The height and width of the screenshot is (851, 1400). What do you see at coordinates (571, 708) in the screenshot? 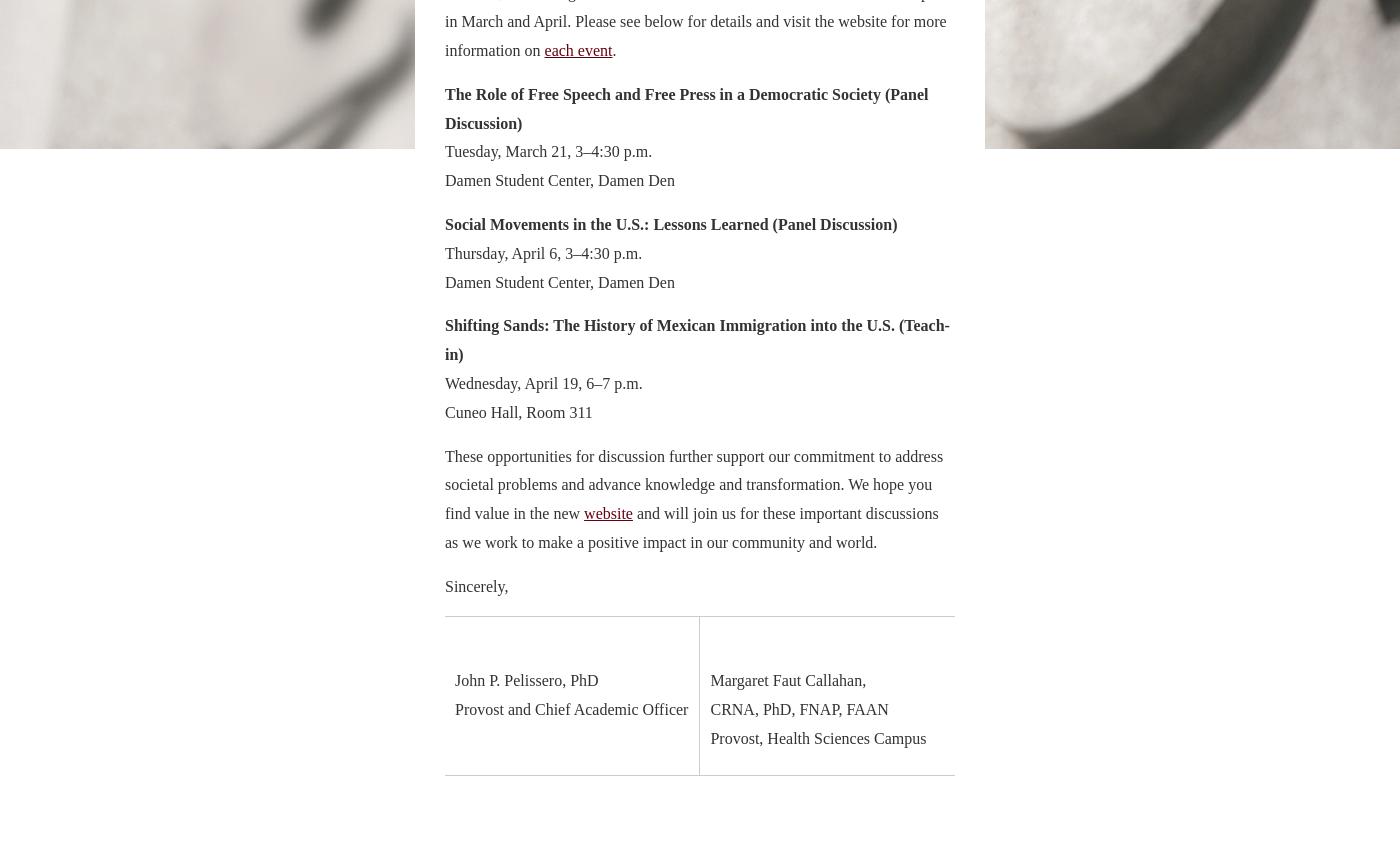
I see `'Provost and Chief Academic Officer'` at bounding box center [571, 708].